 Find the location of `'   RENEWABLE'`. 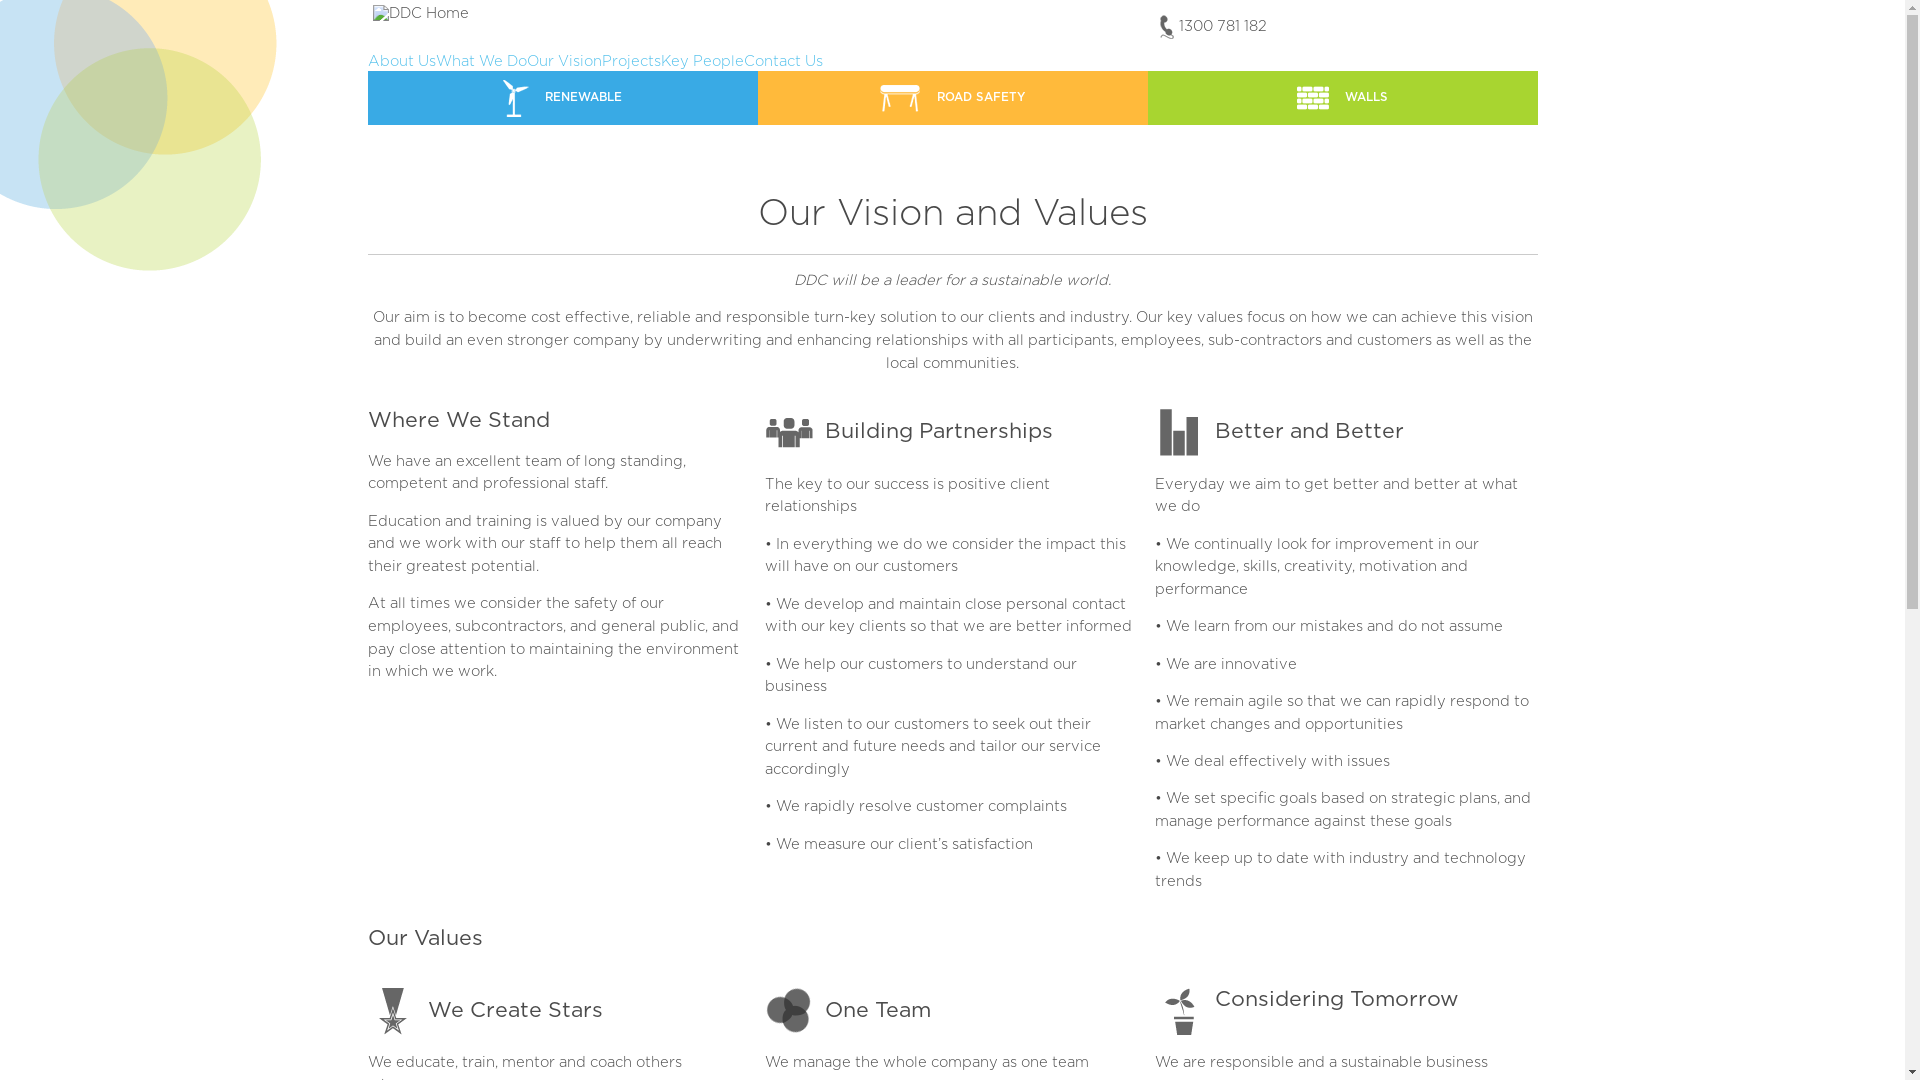

'   RENEWABLE' is located at coordinates (561, 97).